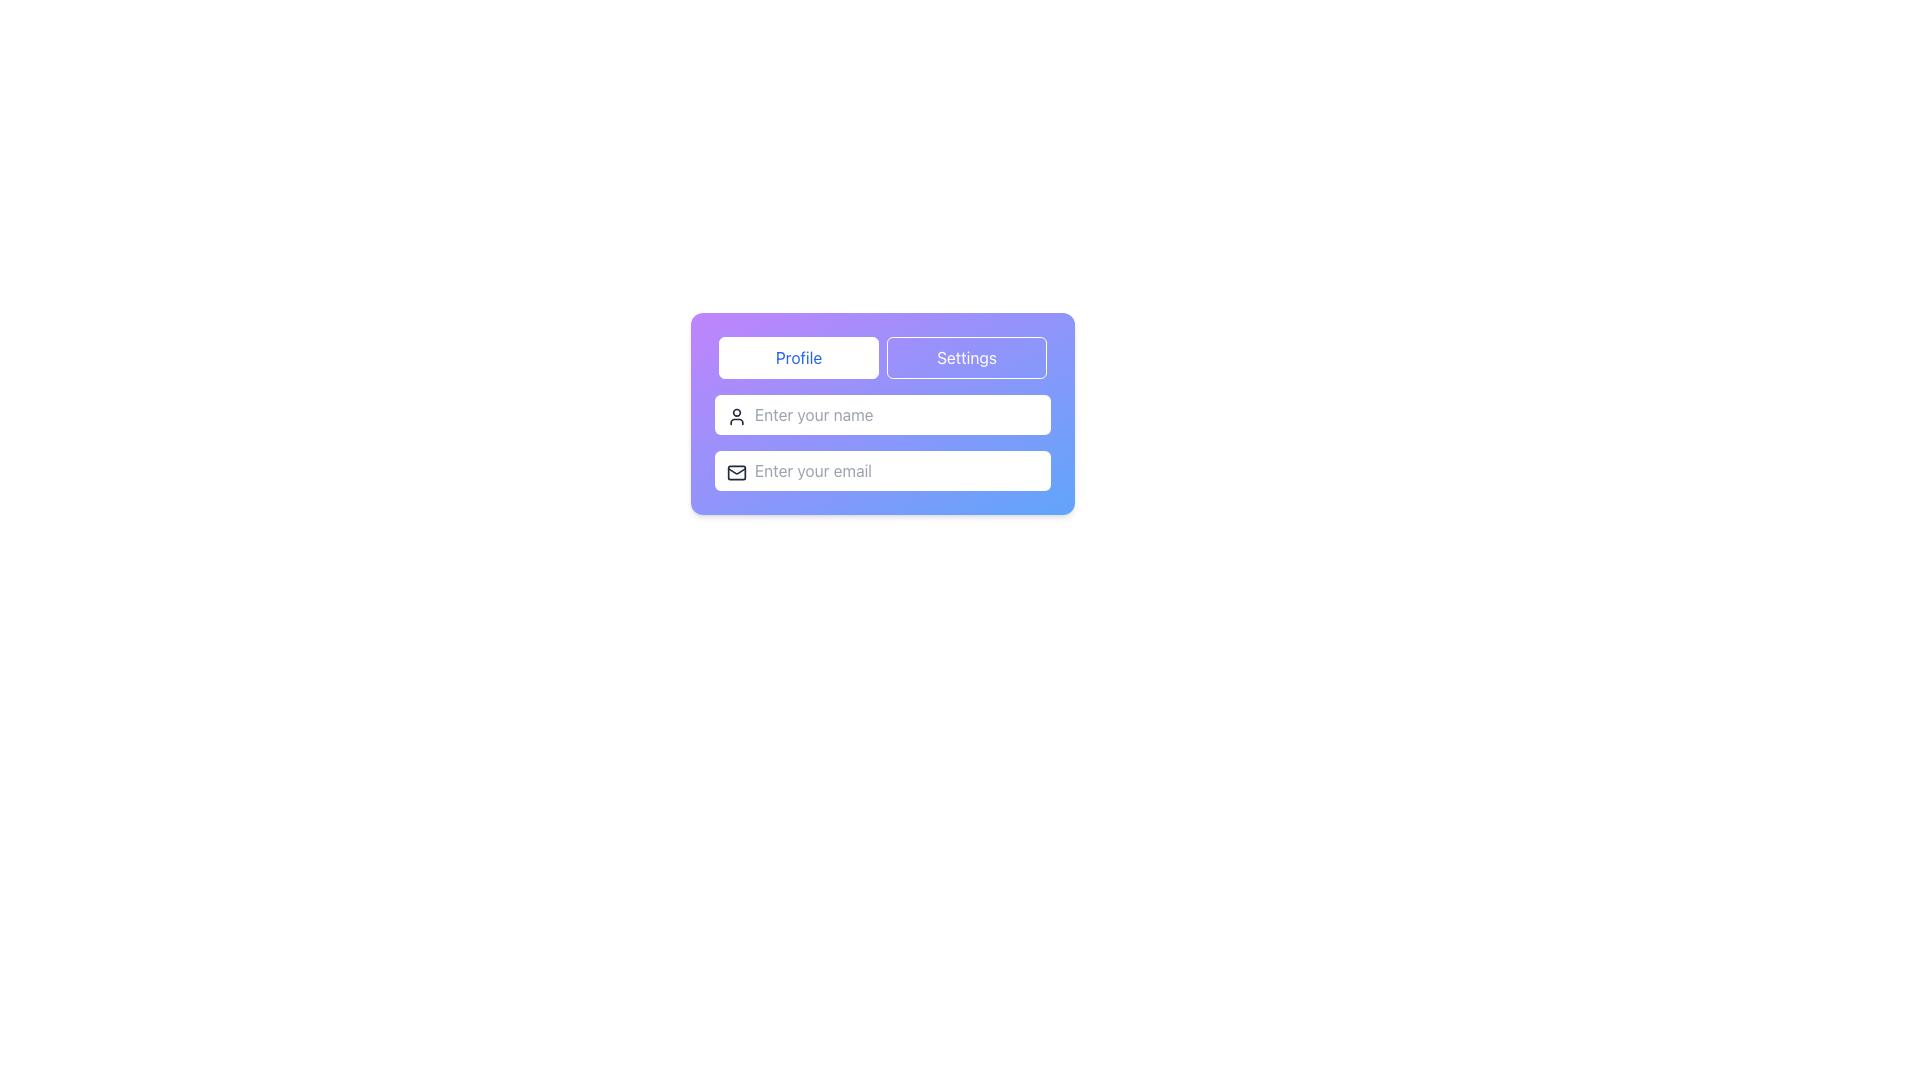 This screenshot has height=1080, width=1920. I want to click on the decorative icon inside the 'Enter your name' input field, located at the top left corner of the input box, so click(736, 415).